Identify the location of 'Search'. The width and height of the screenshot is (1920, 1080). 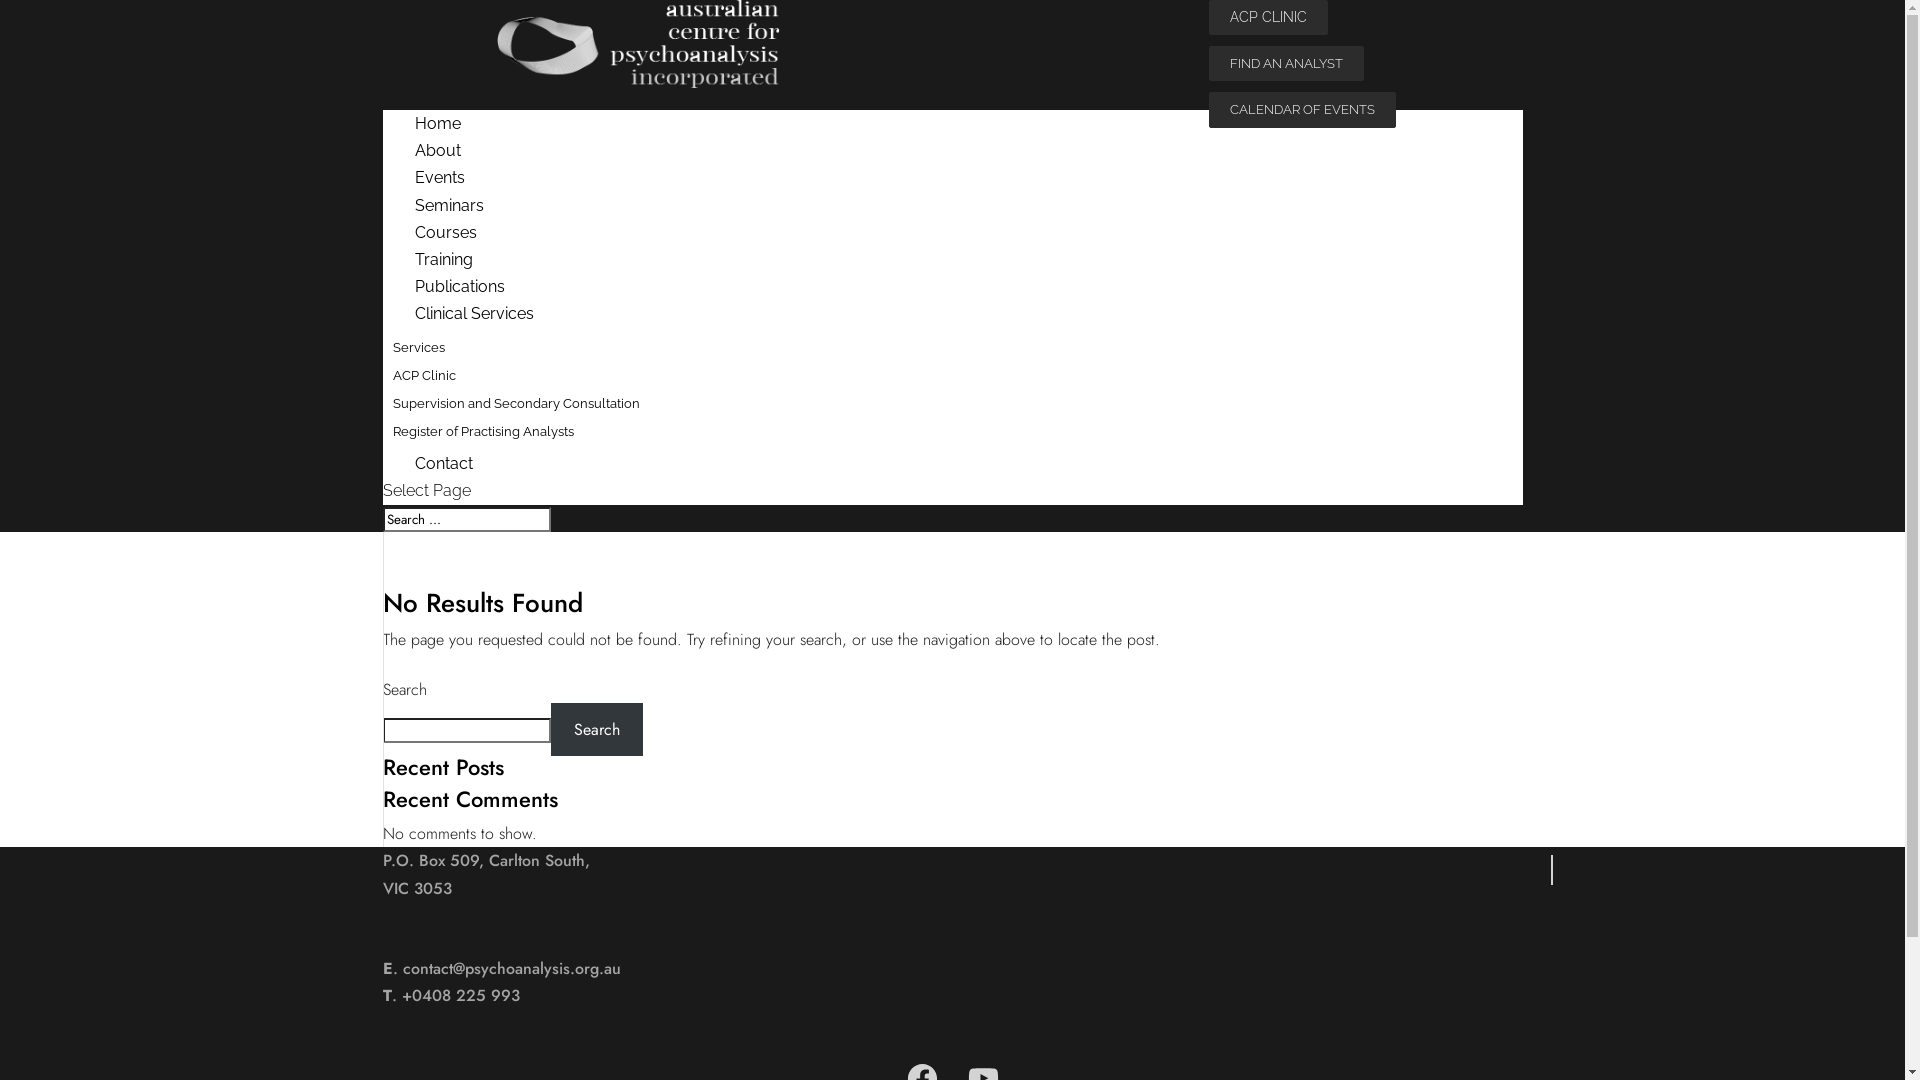
(595, 729).